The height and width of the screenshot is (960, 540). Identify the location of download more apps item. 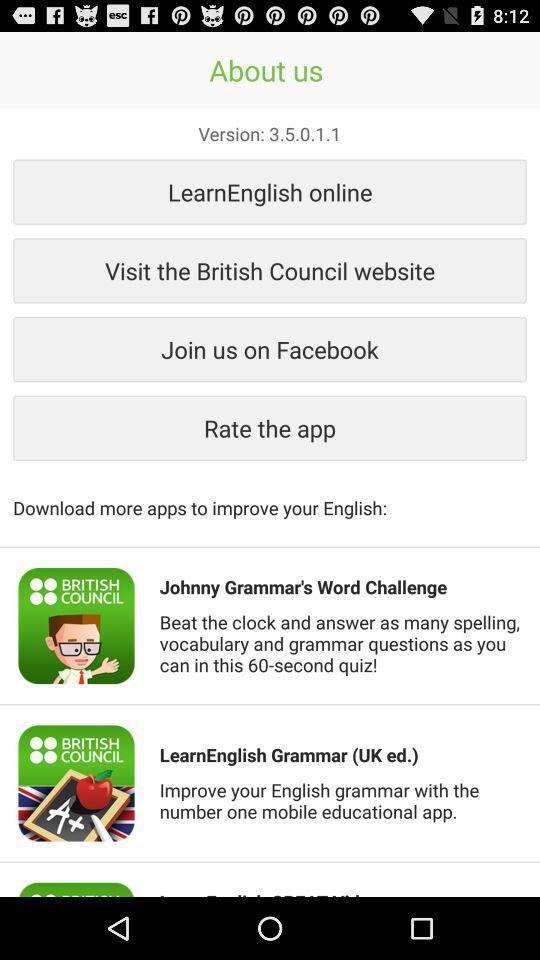
(270, 496).